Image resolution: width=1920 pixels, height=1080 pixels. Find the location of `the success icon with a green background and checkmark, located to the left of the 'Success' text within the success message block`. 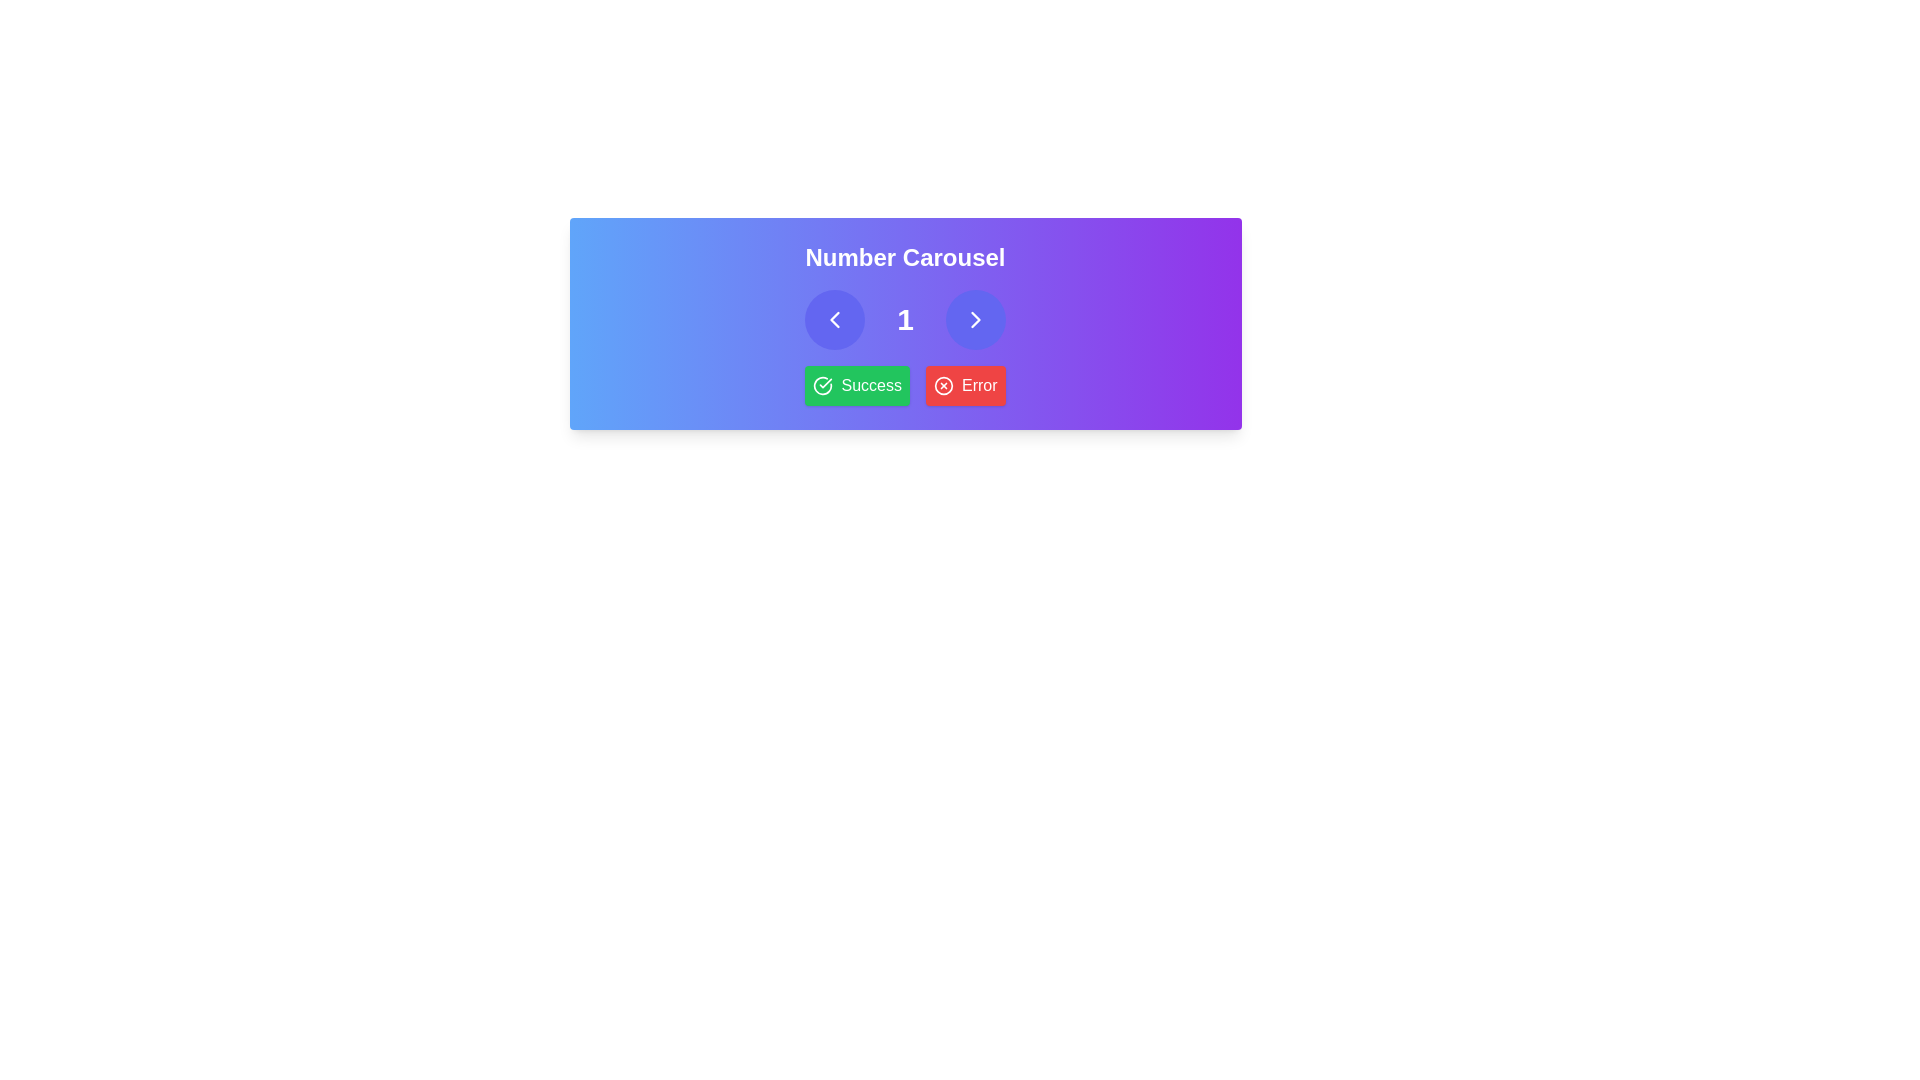

the success icon with a green background and checkmark, located to the left of the 'Success' text within the success message block is located at coordinates (823, 385).